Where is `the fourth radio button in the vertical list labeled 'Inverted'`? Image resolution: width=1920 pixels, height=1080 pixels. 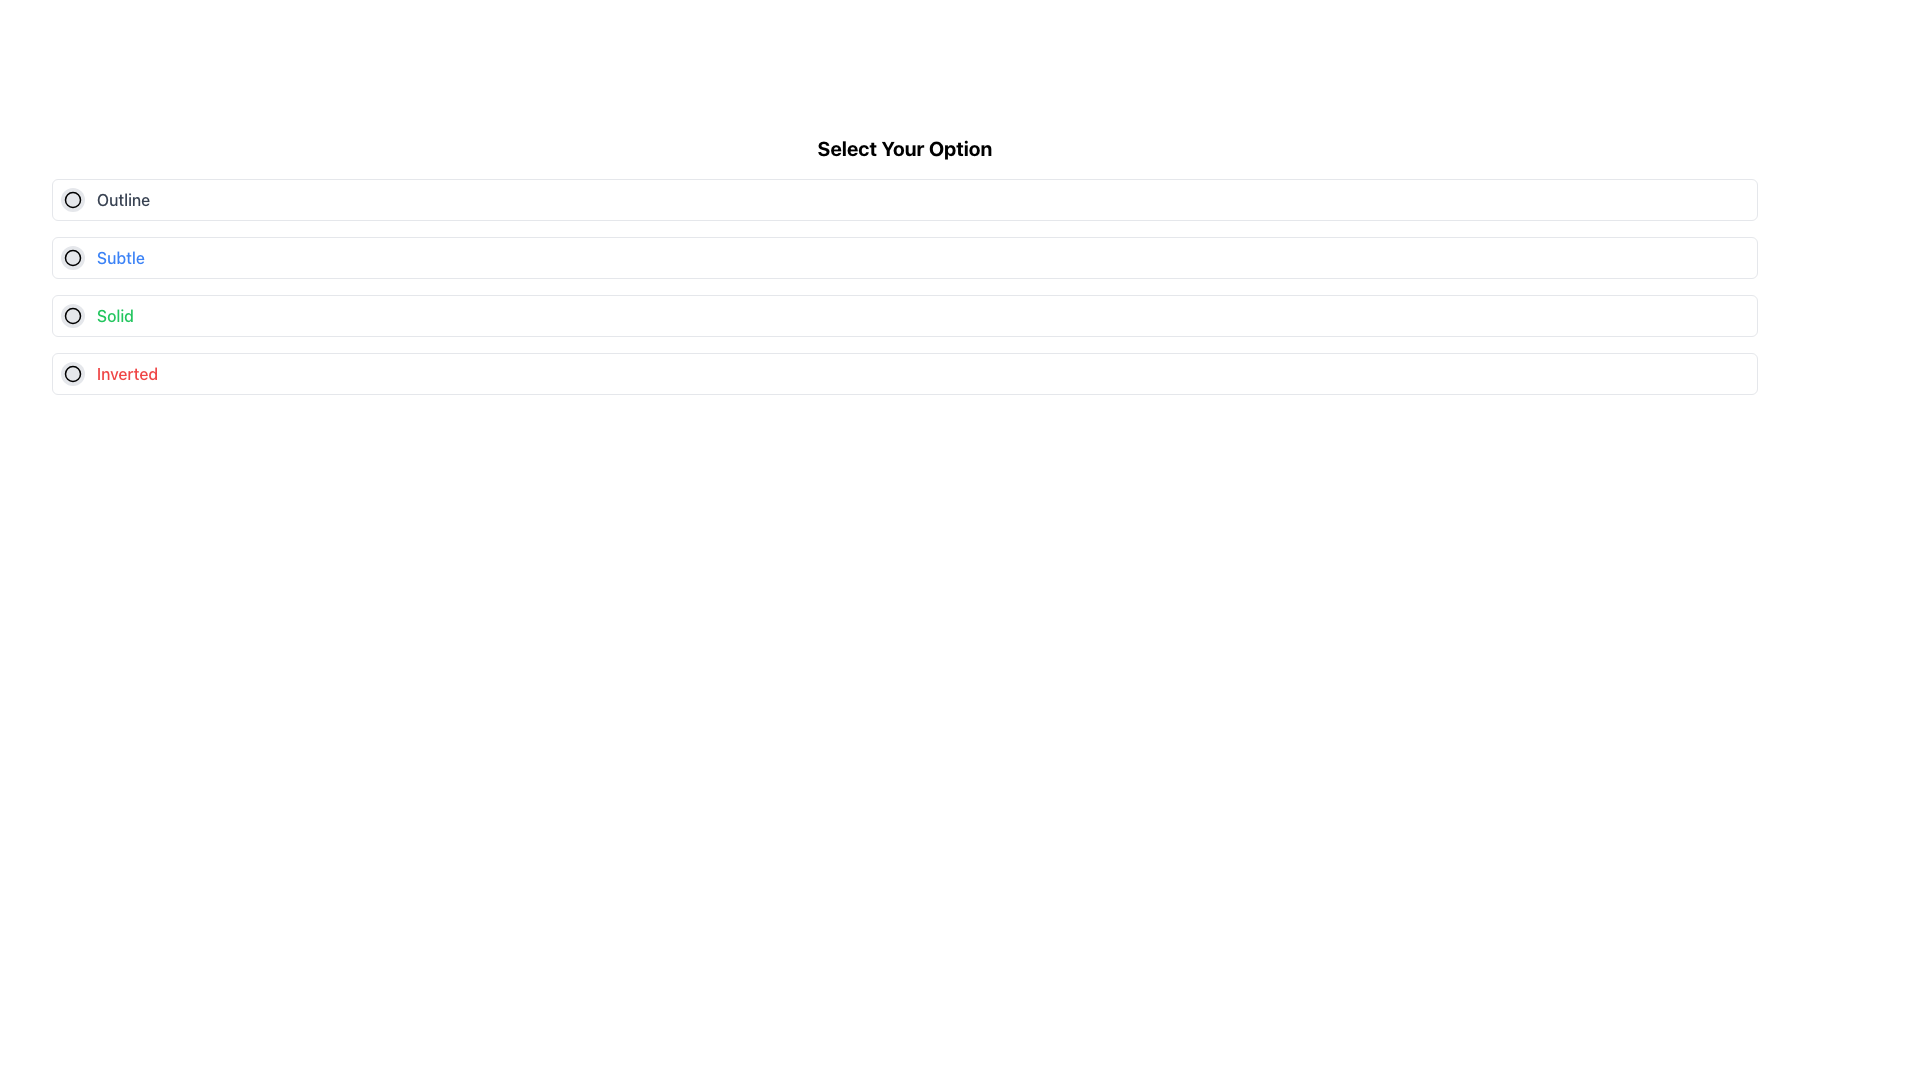
the fourth radio button in the vertical list labeled 'Inverted' is located at coordinates (72, 374).